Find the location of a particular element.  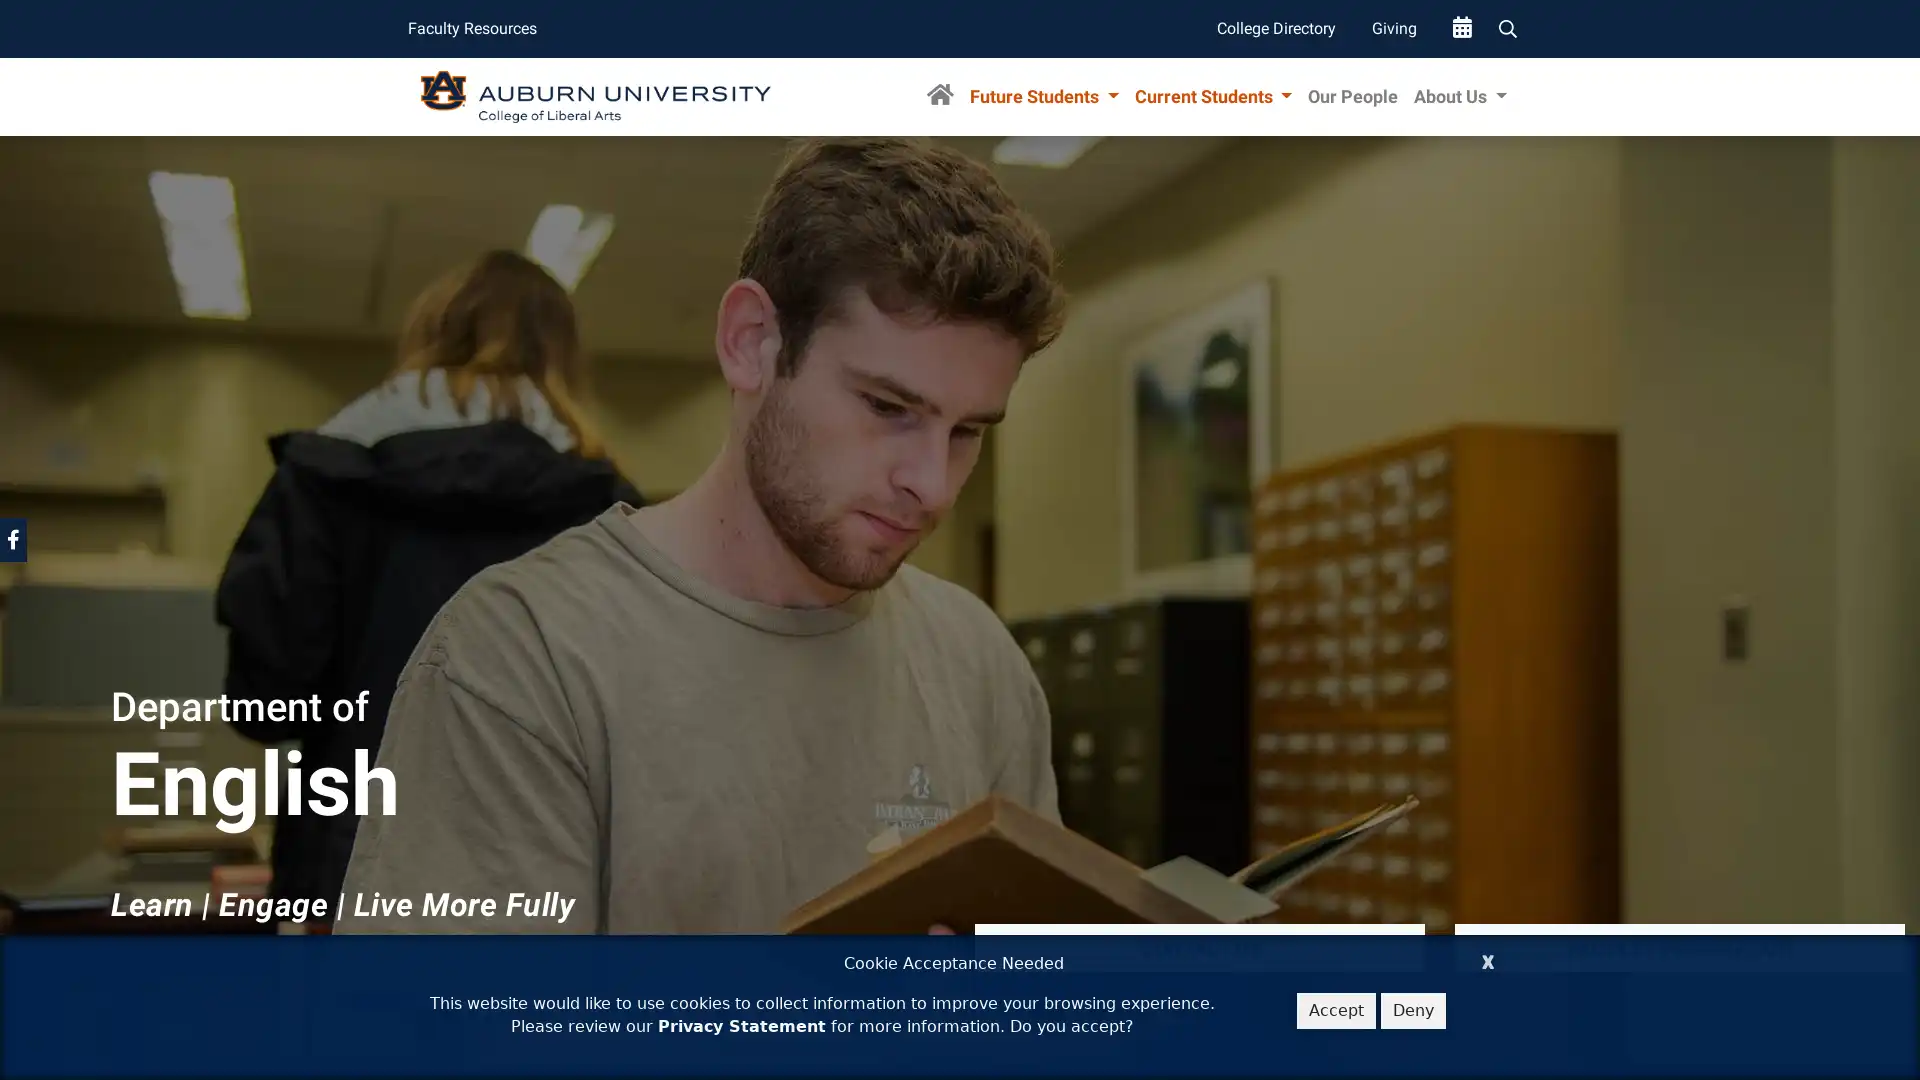

Deny is located at coordinates (1412, 1010).